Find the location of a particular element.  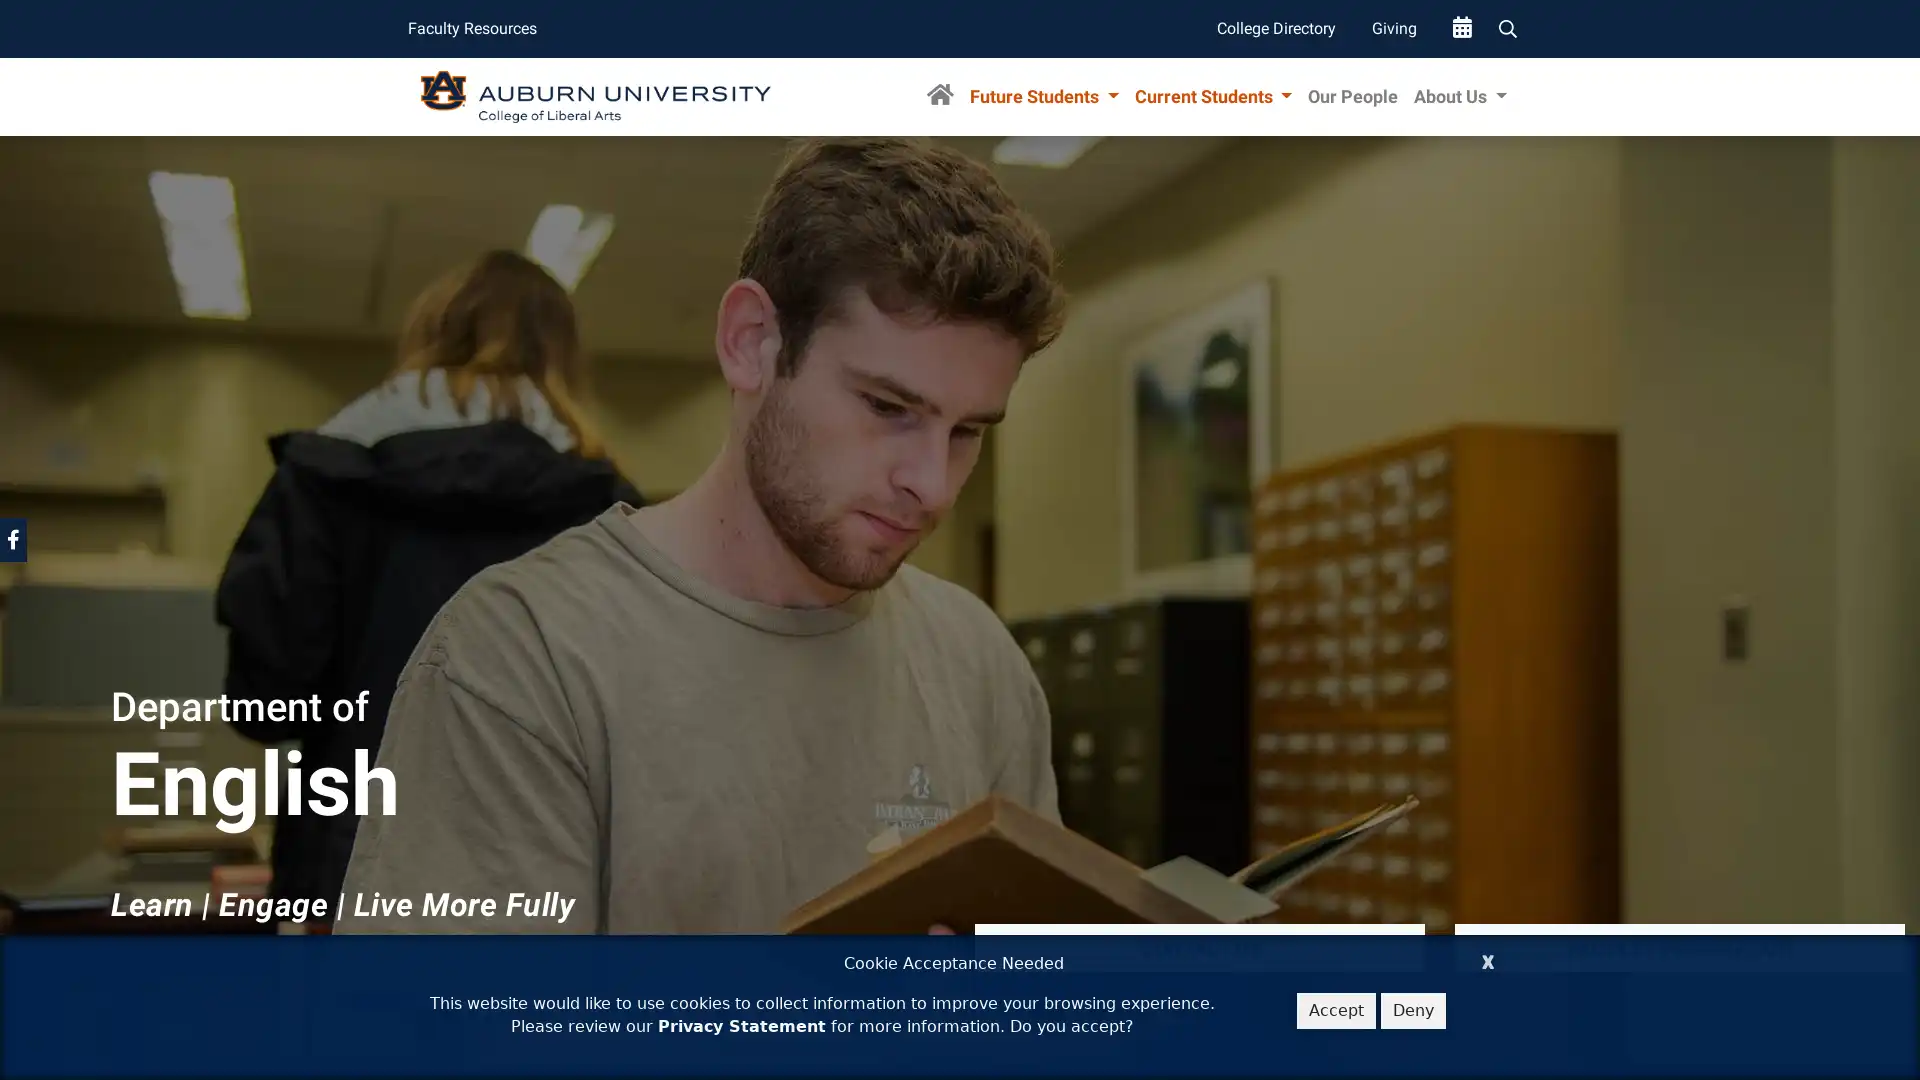

Deny is located at coordinates (1412, 1010).